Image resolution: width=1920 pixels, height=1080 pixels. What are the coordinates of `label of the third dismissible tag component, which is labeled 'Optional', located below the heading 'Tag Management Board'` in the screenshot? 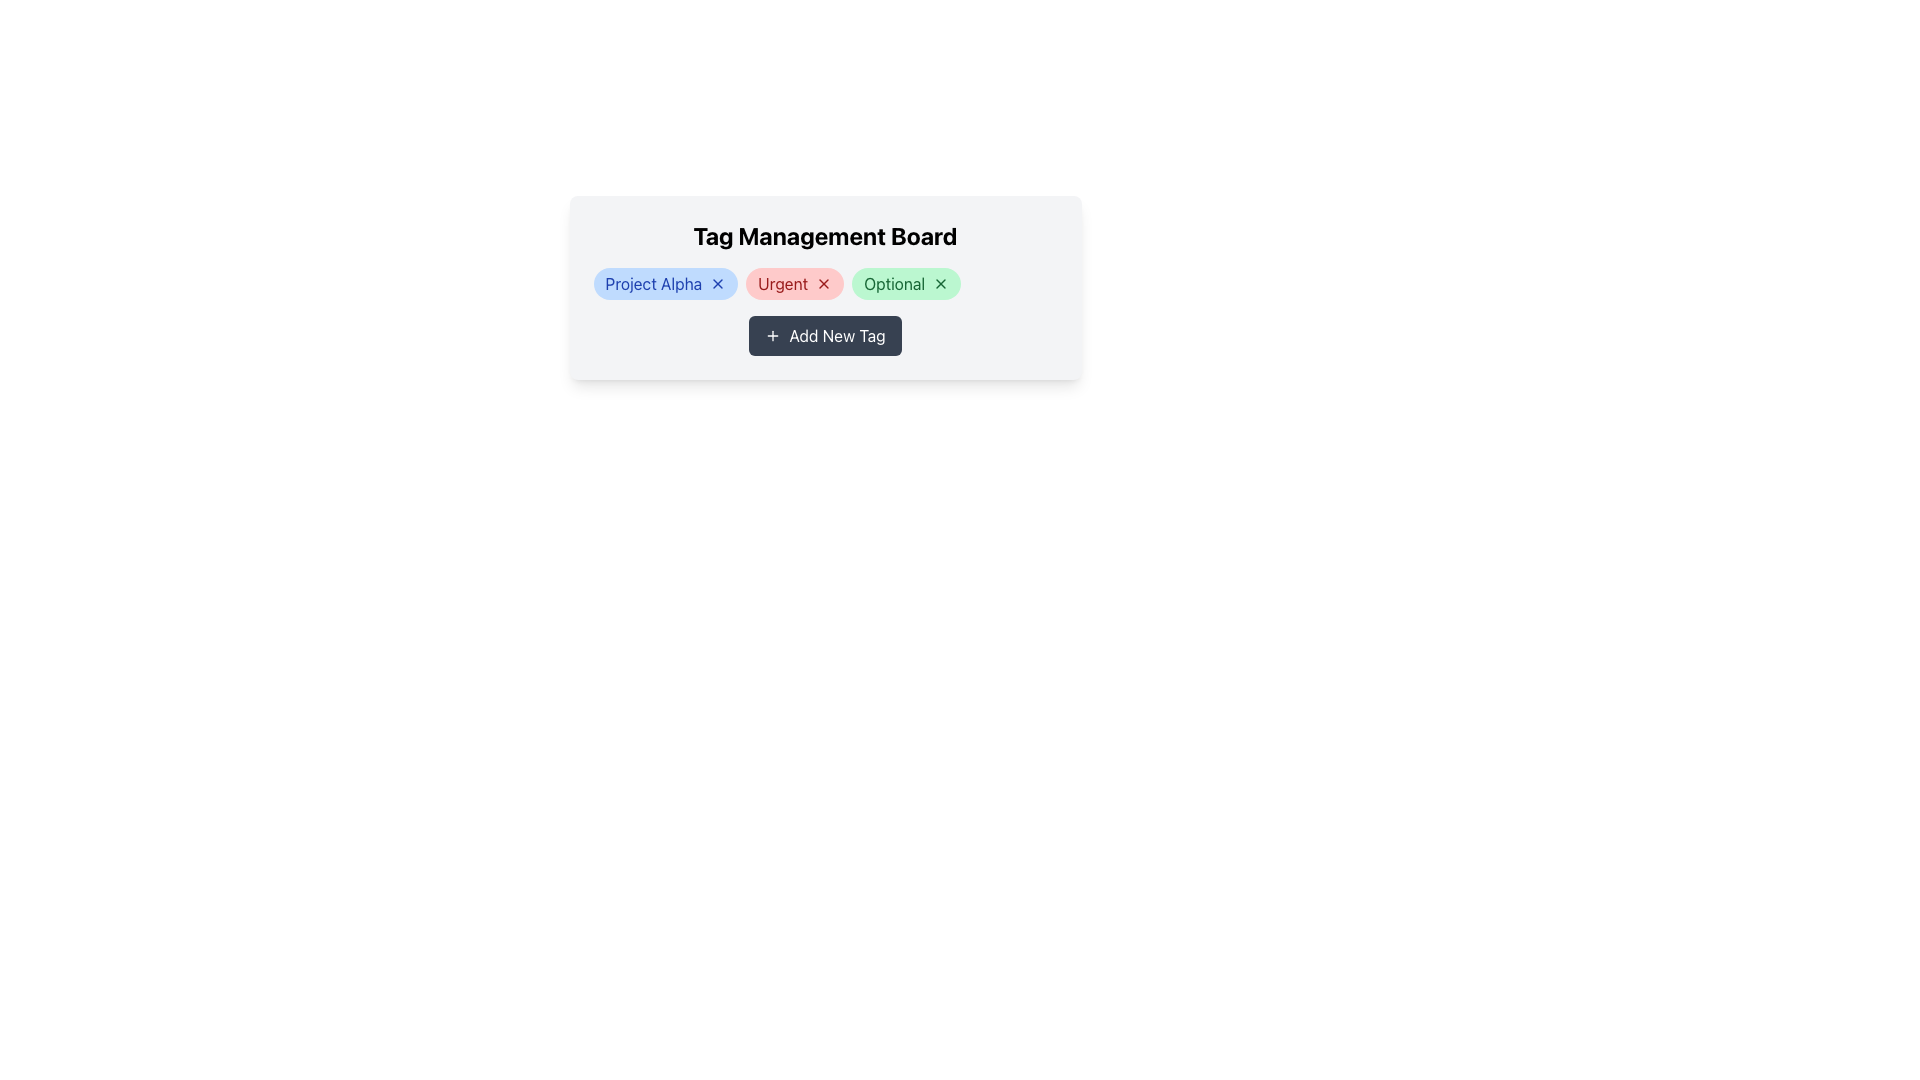 It's located at (905, 284).